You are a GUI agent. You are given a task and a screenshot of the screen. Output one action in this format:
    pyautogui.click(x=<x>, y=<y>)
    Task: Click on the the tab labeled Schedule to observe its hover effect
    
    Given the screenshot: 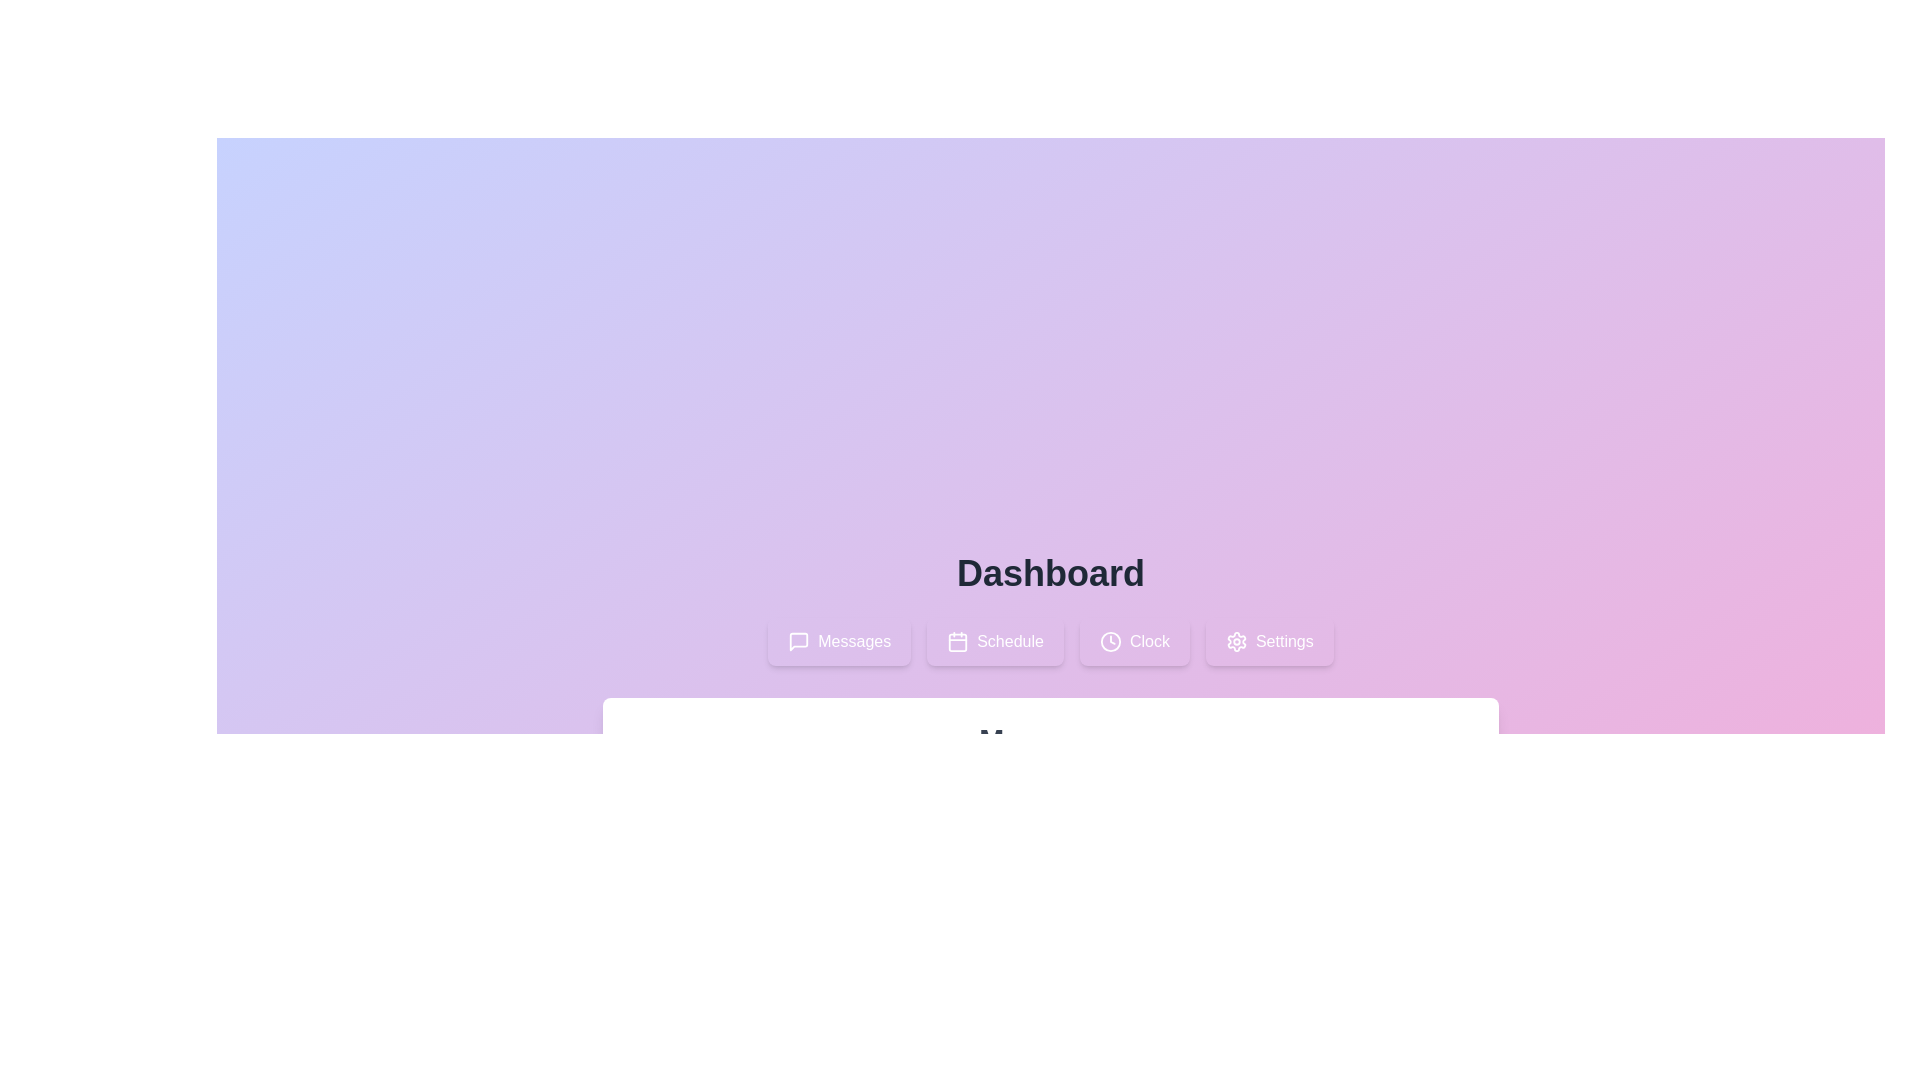 What is the action you would take?
    pyautogui.click(x=995, y=641)
    